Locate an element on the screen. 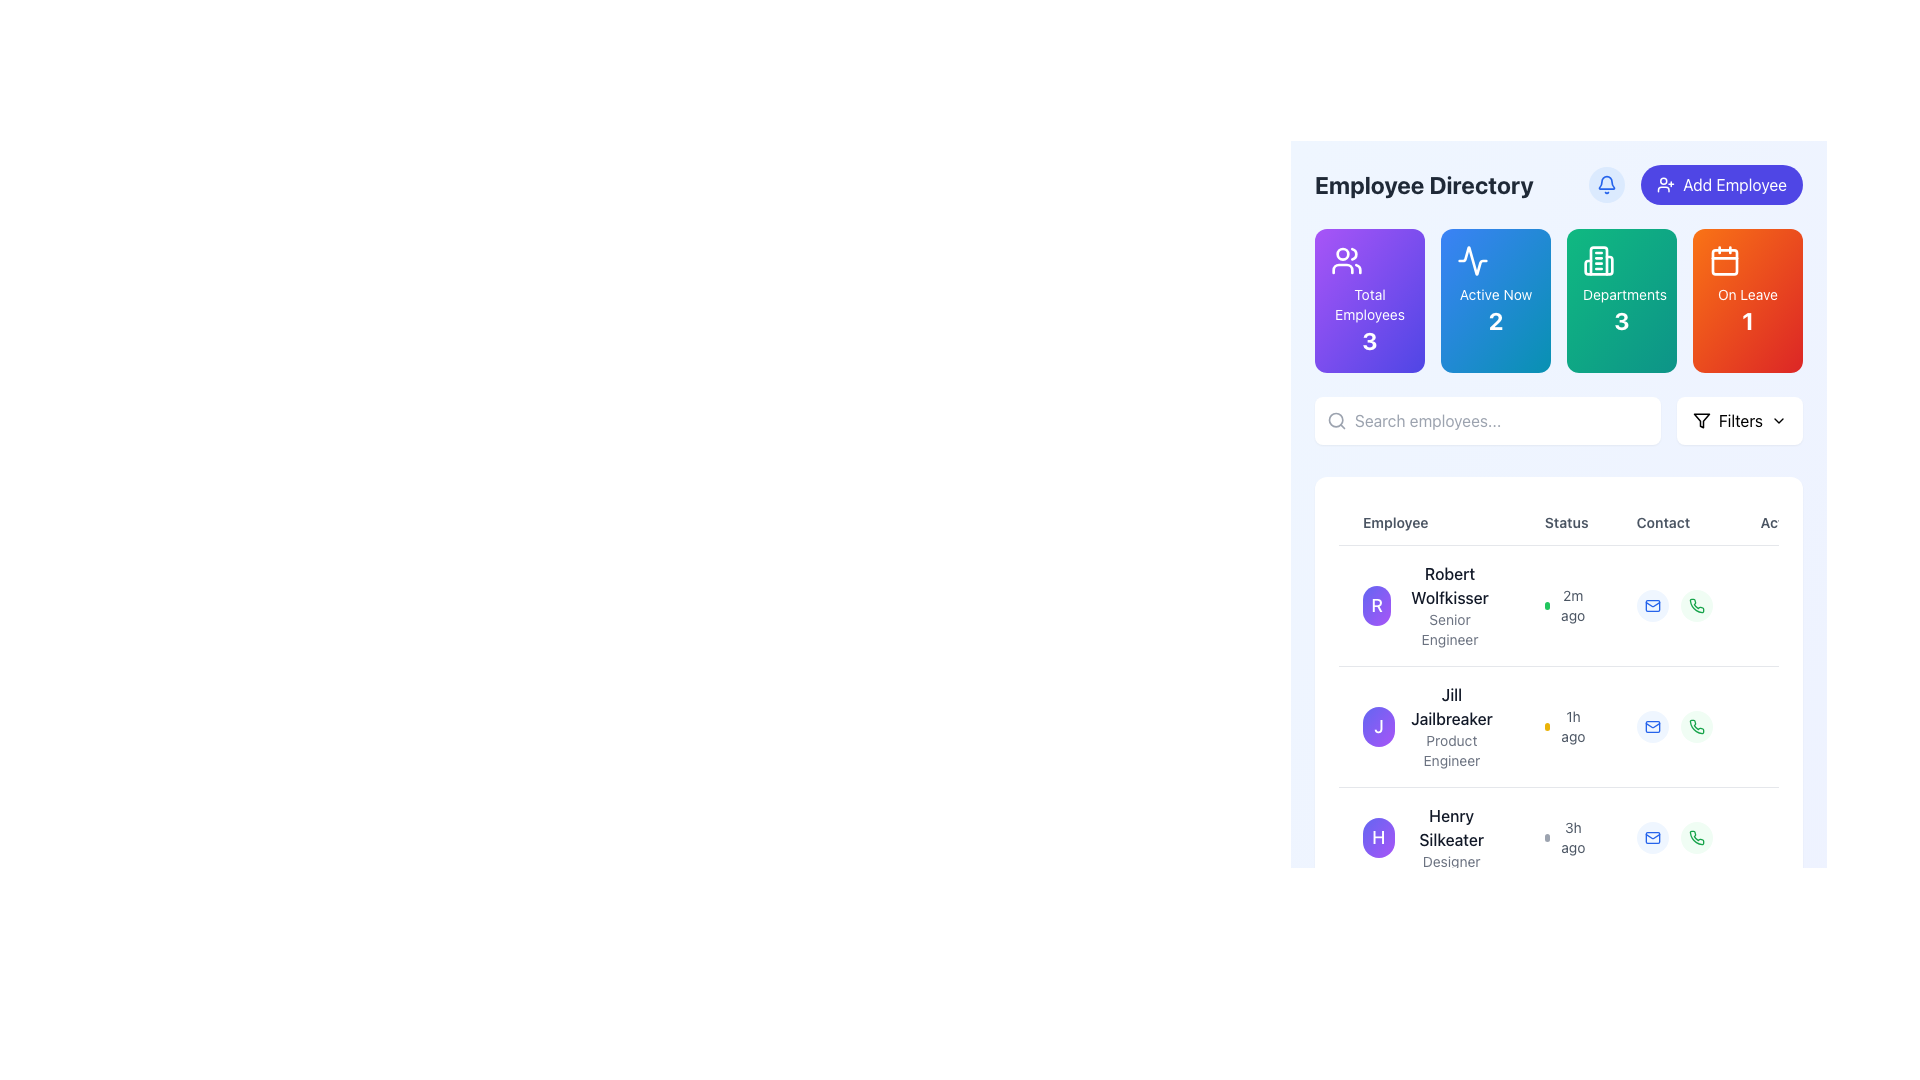  the chevron icon pointing downward, located to the right of the 'Filters' text is located at coordinates (1779, 419).